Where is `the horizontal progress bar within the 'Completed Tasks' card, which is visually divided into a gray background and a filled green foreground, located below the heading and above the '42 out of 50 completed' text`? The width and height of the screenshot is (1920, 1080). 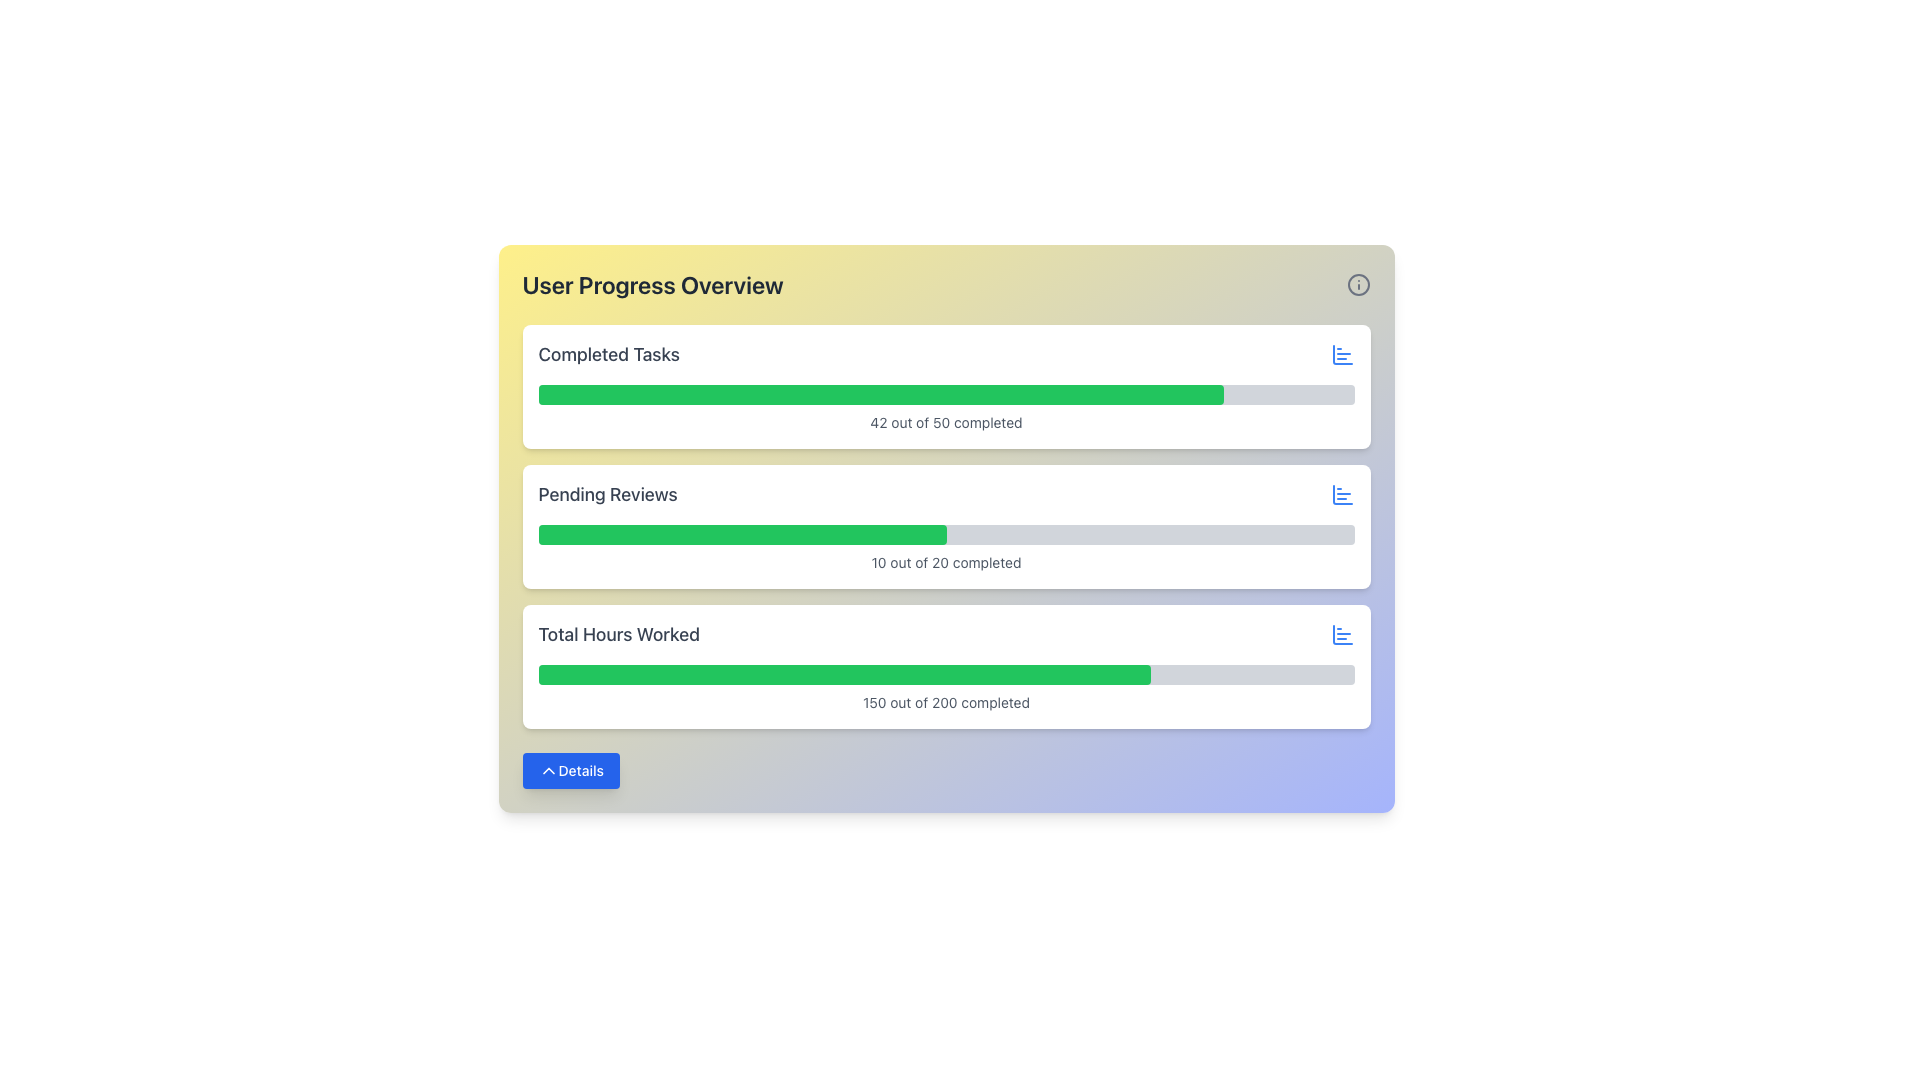 the horizontal progress bar within the 'Completed Tasks' card, which is visually divided into a gray background and a filled green foreground, located below the heading and above the '42 out of 50 completed' text is located at coordinates (945, 394).